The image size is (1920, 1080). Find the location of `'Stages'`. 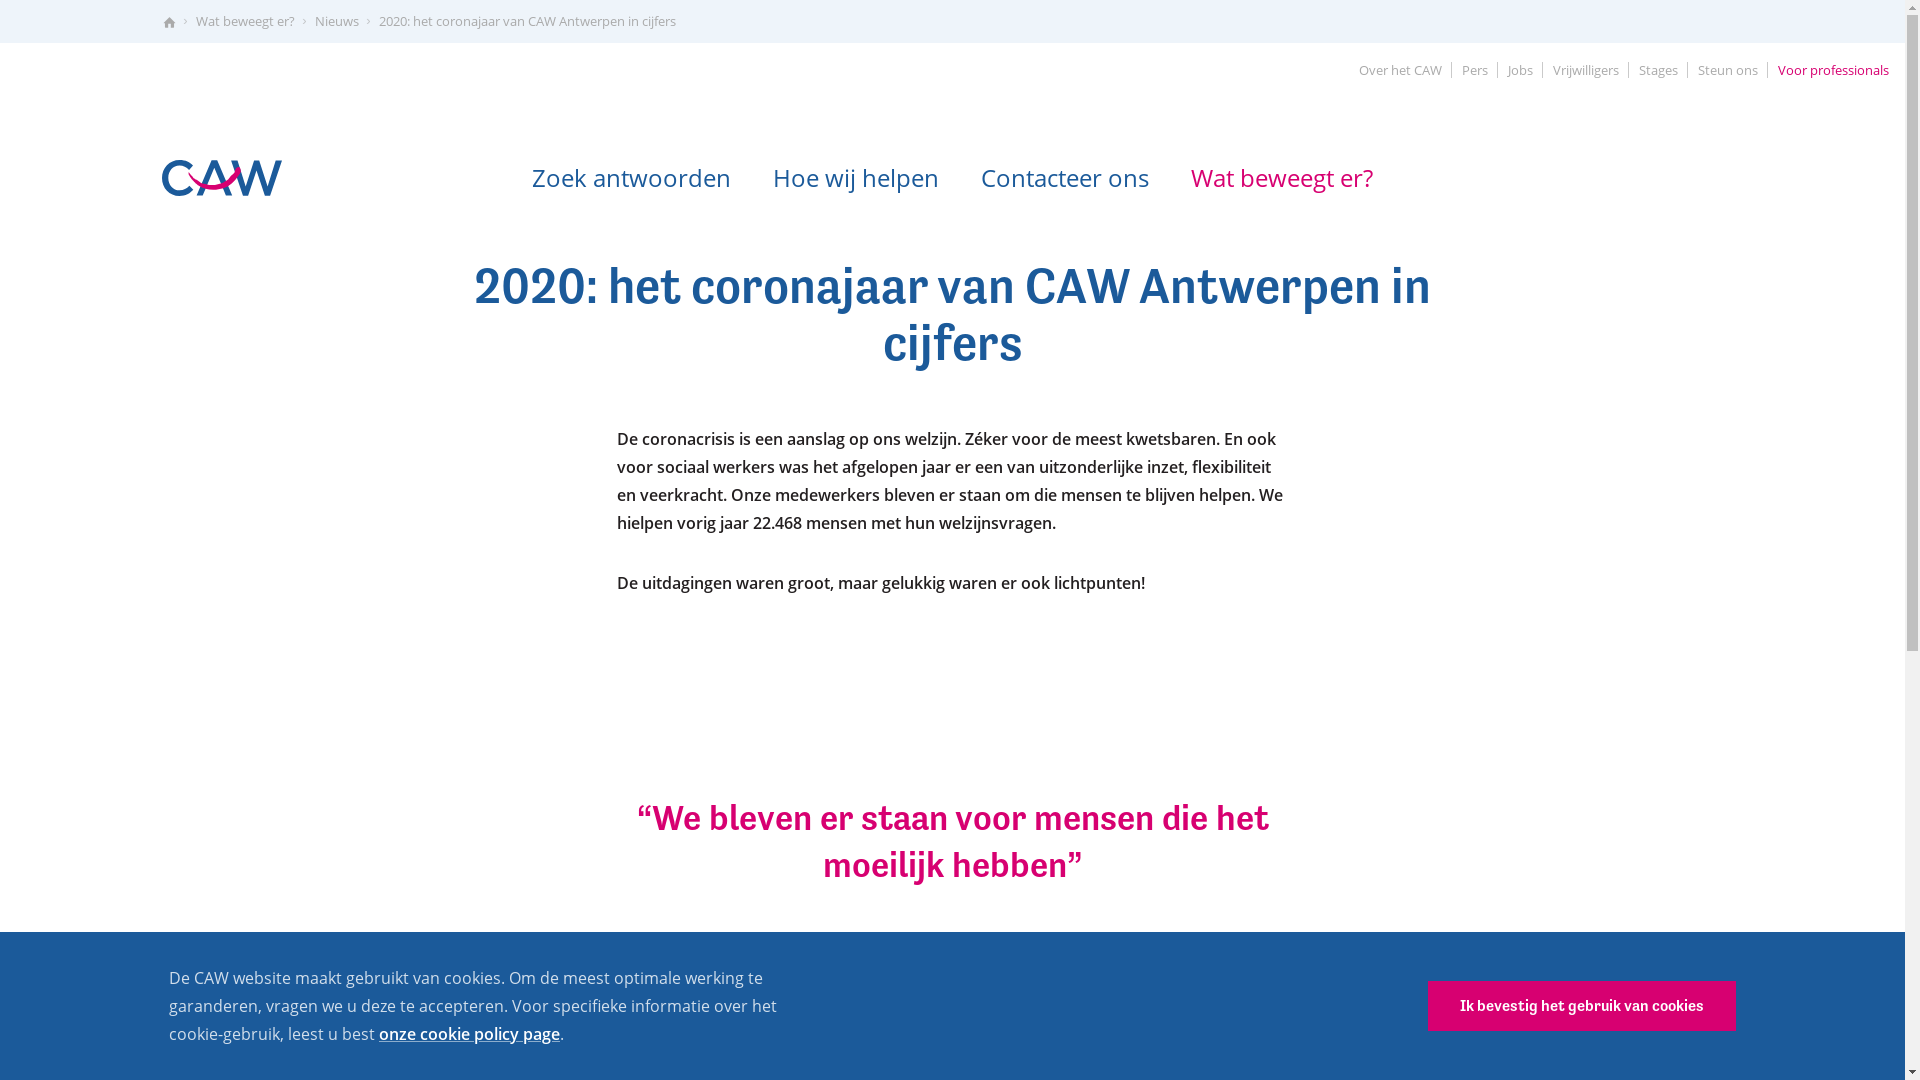

'Stages' is located at coordinates (1658, 69).